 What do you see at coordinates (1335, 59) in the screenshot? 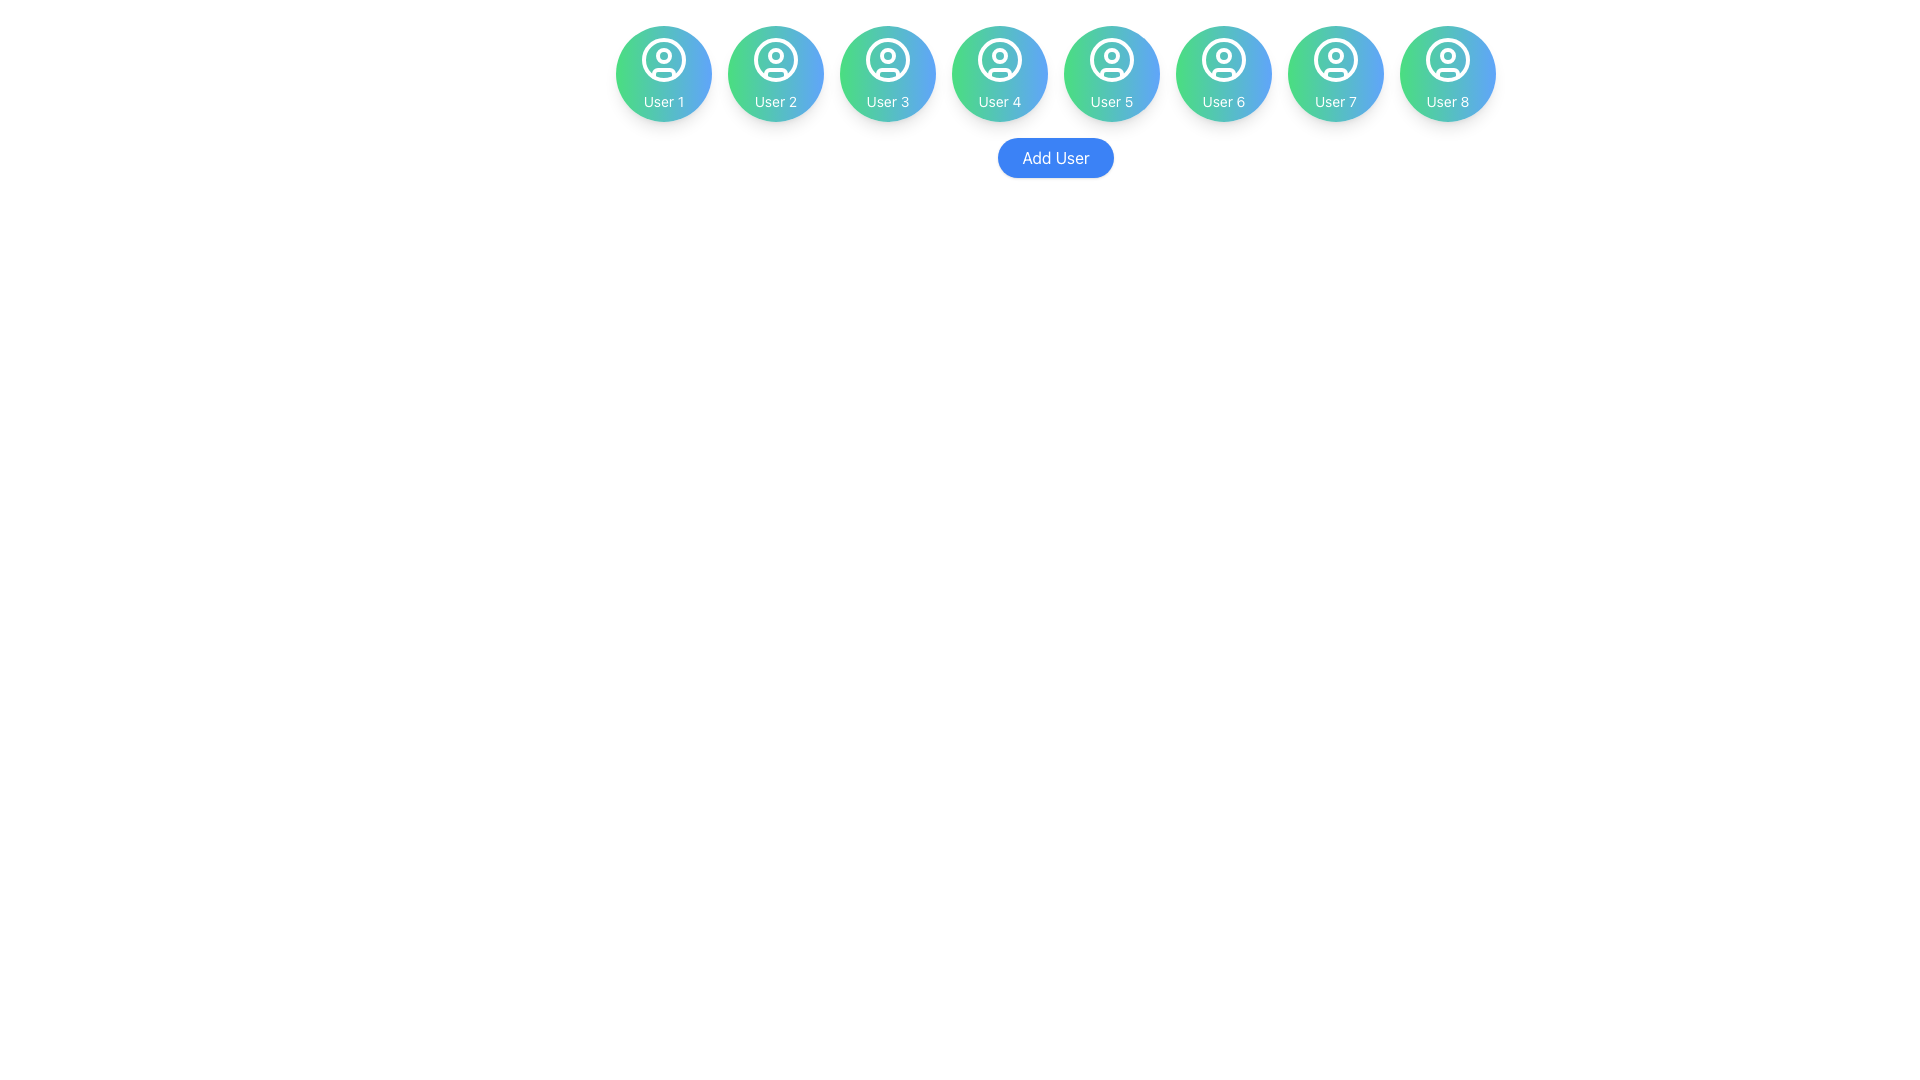
I see `the circular user icon labeled 'User 7' to view the associated user information` at bounding box center [1335, 59].